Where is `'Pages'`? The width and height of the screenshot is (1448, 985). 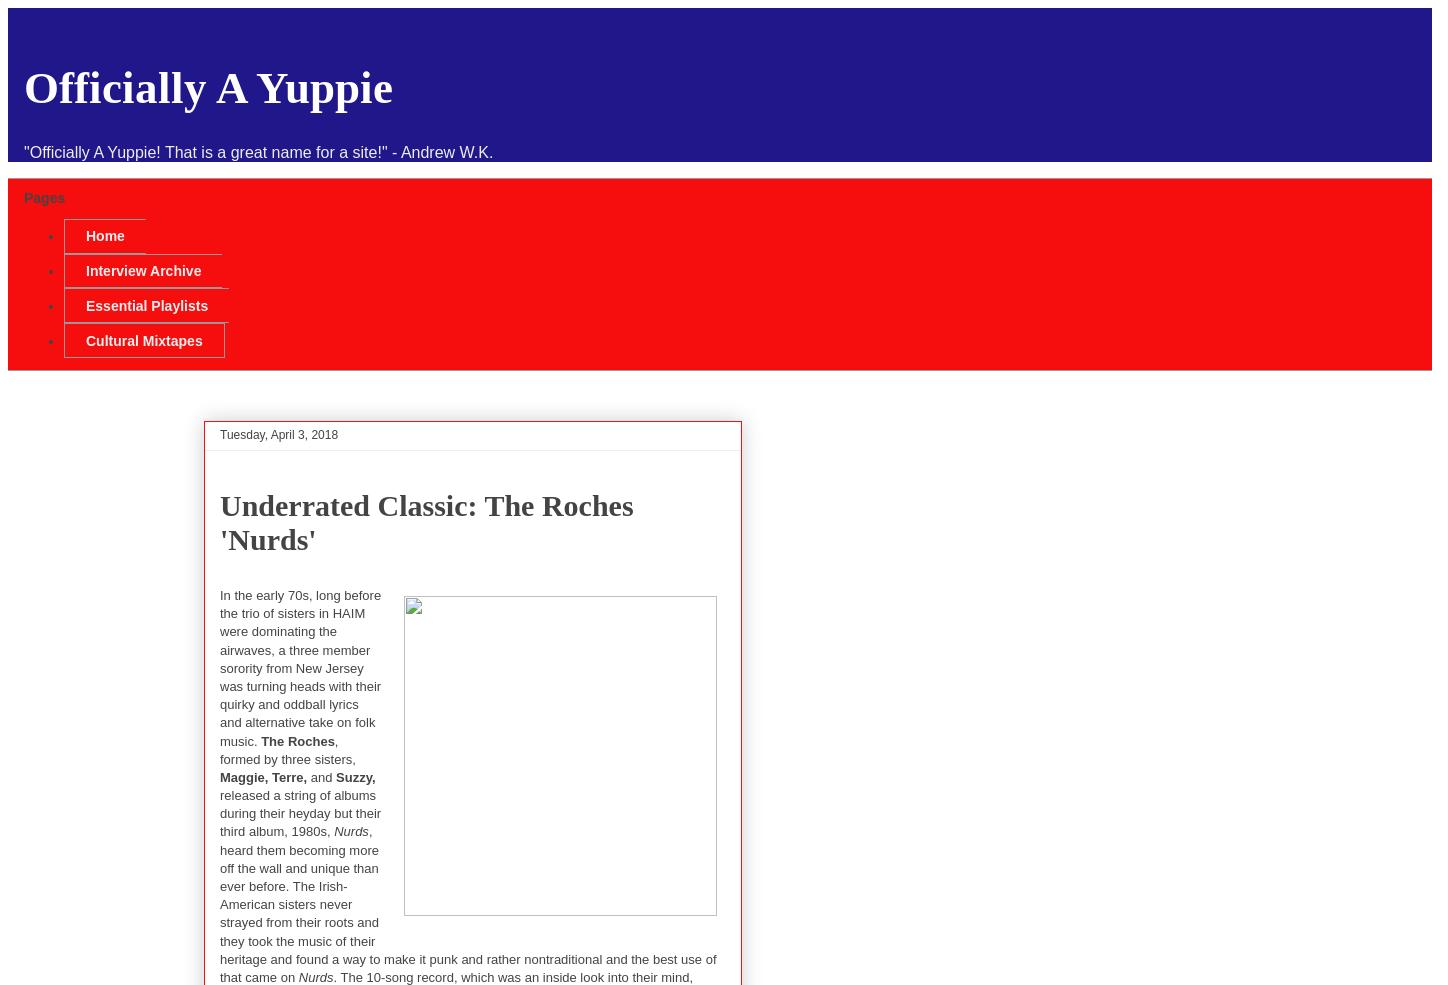
'Pages' is located at coordinates (44, 197).